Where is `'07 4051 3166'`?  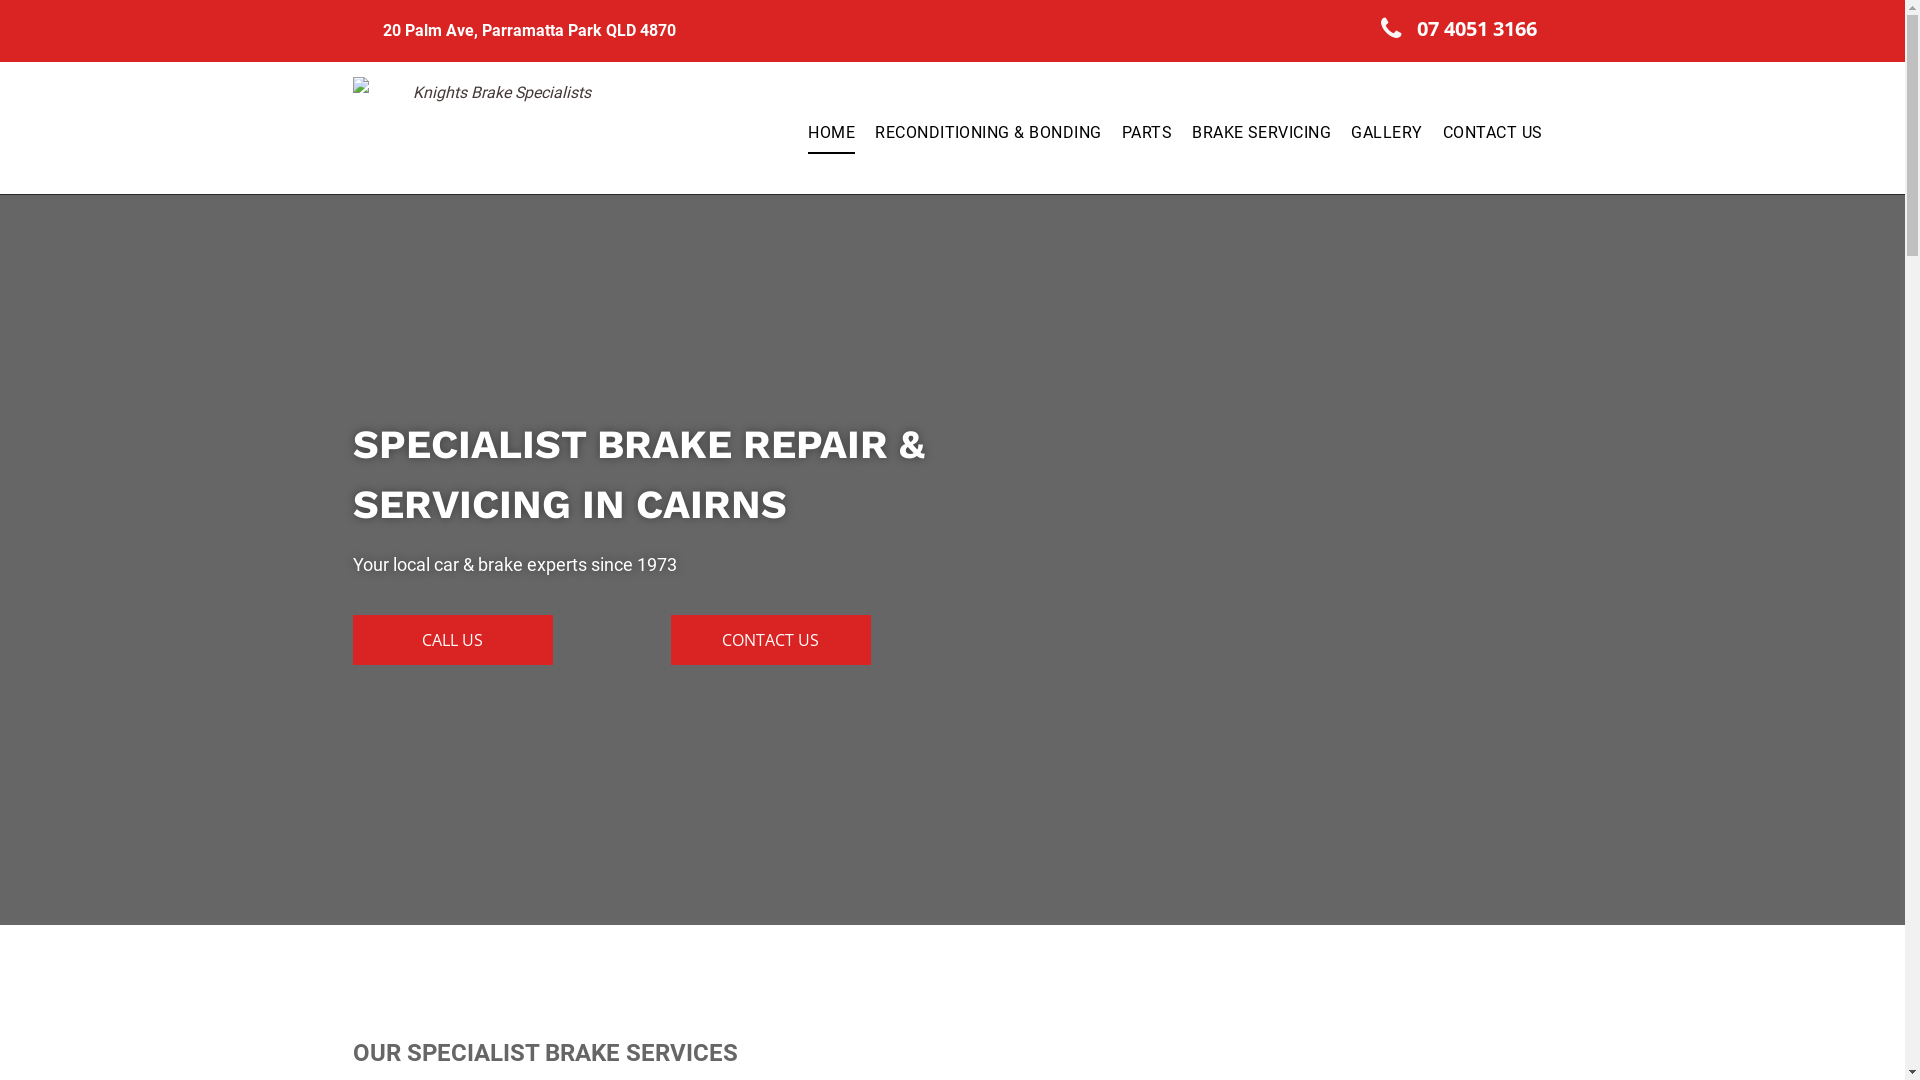 '07 4051 3166' is located at coordinates (1459, 28).